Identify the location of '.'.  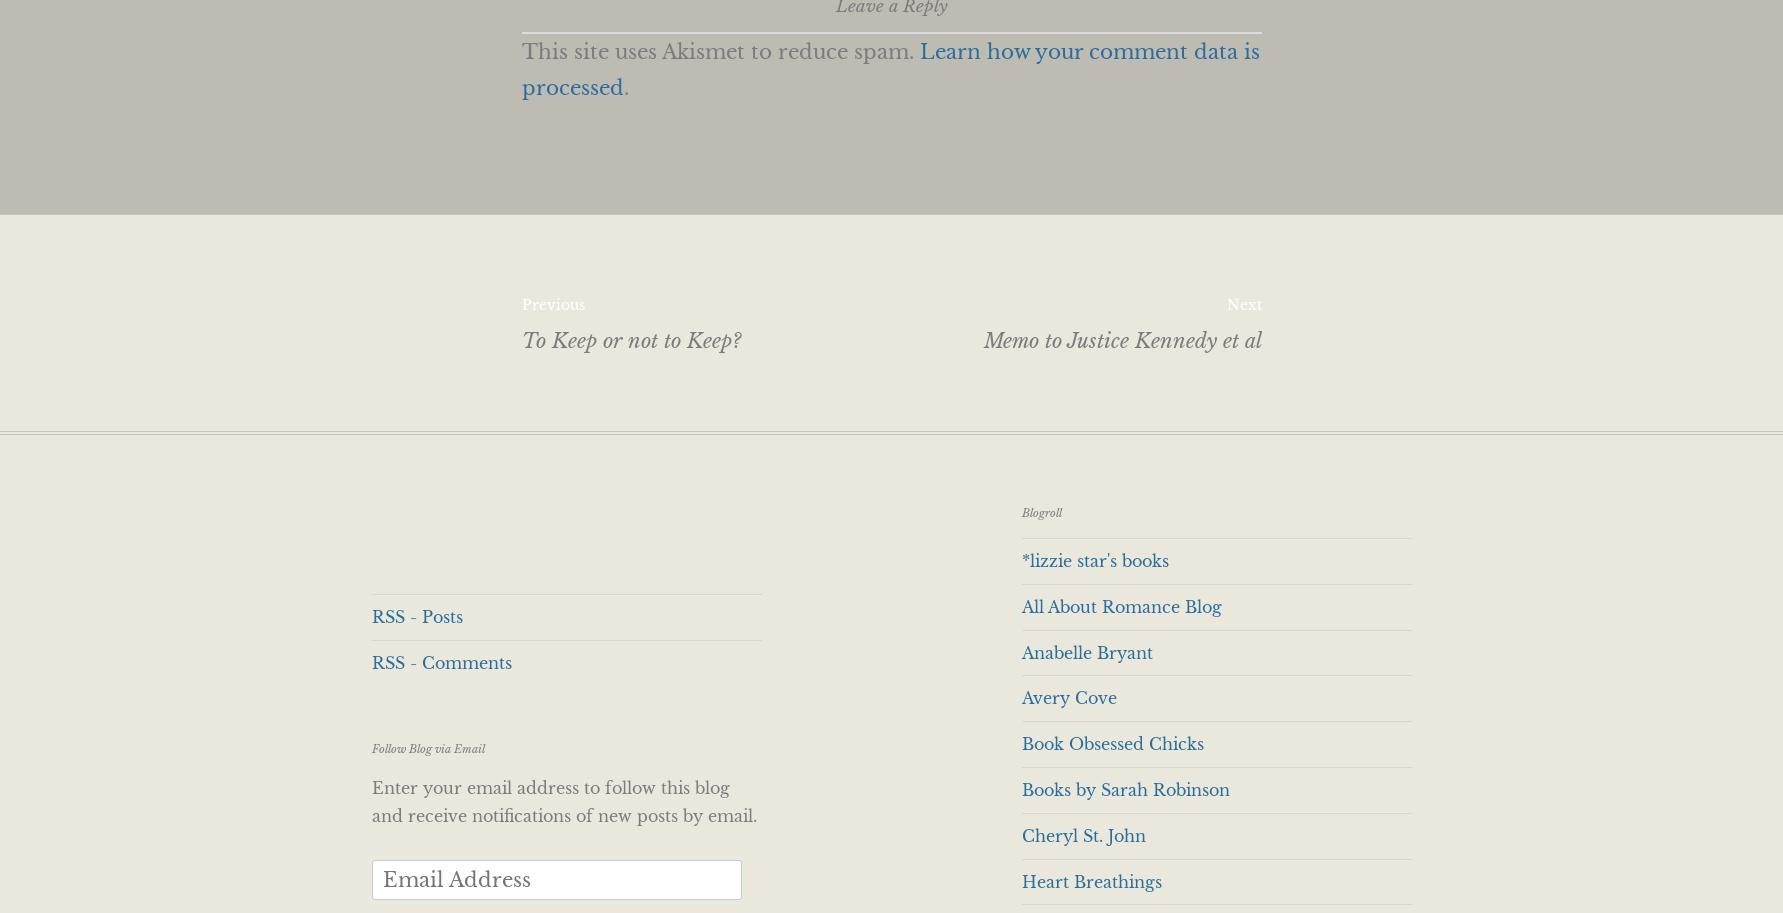
(625, 88).